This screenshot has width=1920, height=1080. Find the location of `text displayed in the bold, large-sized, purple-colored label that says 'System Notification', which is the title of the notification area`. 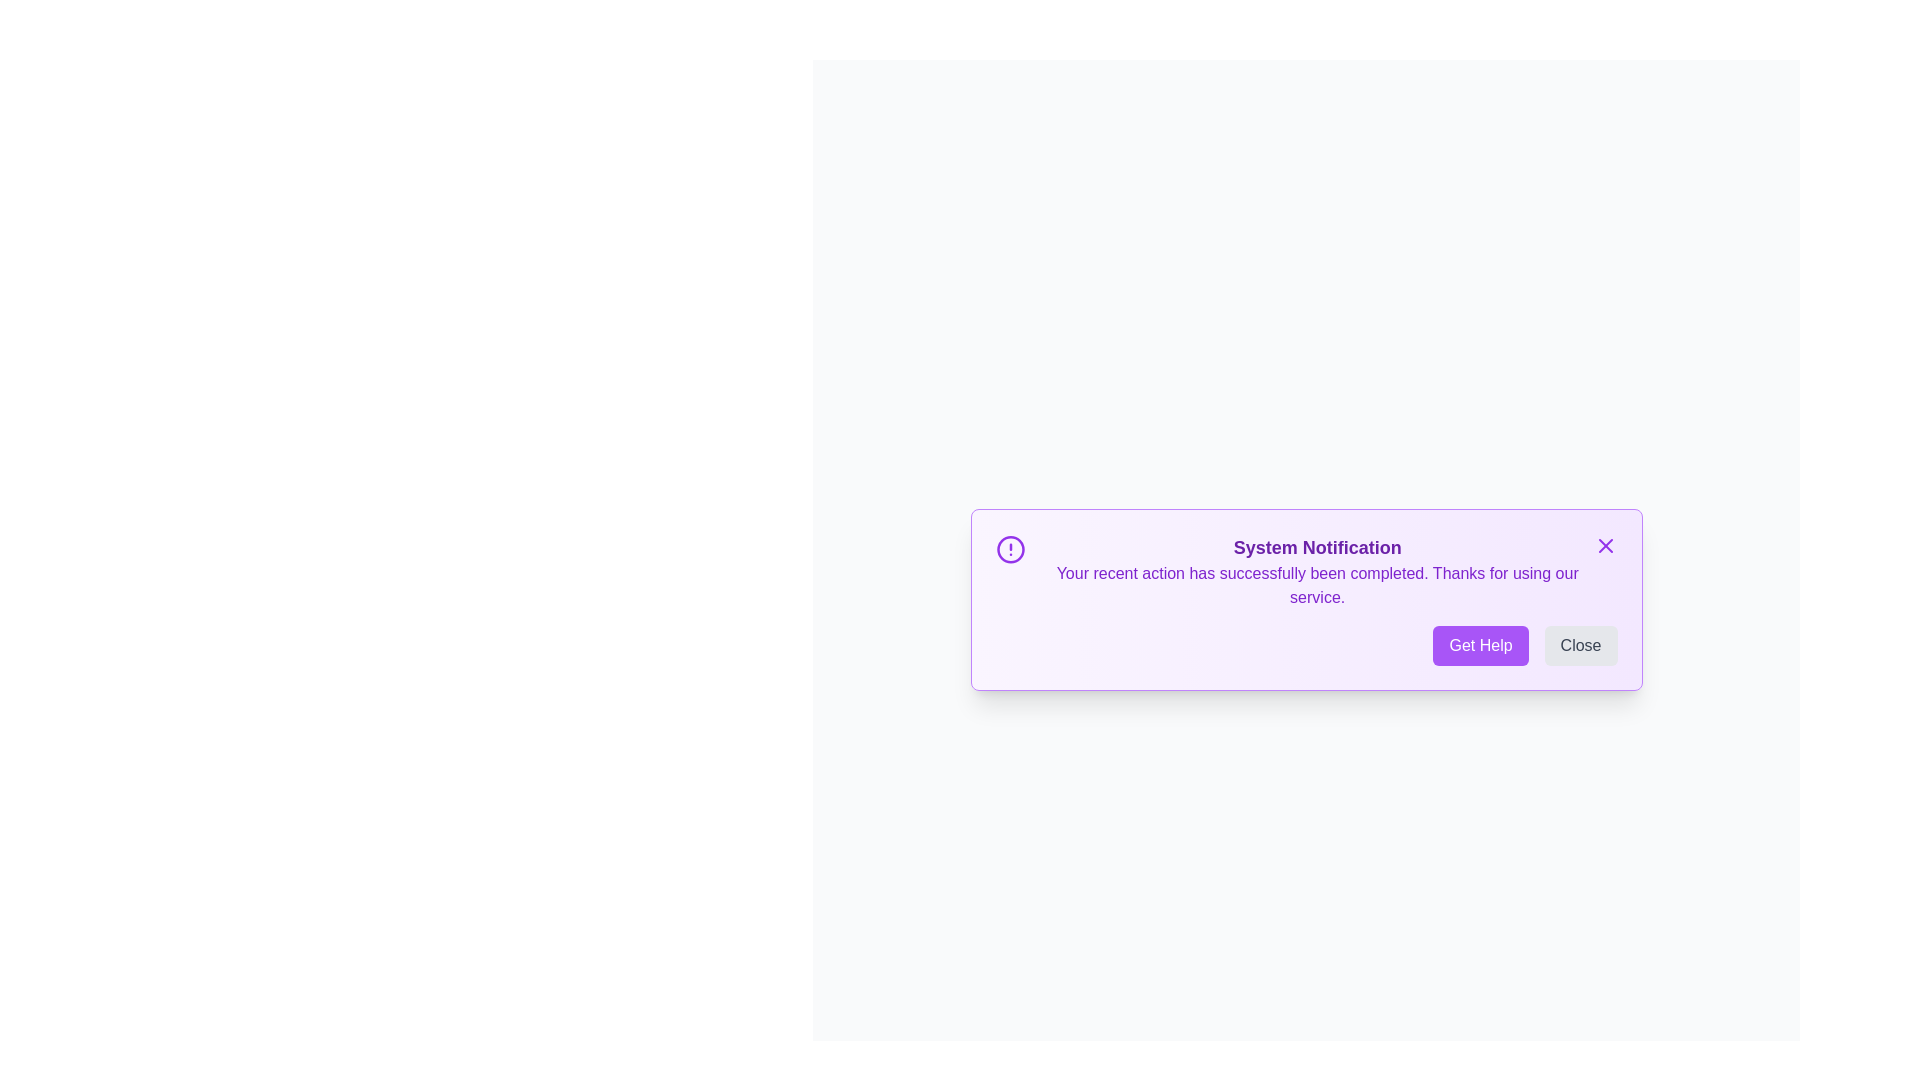

text displayed in the bold, large-sized, purple-colored label that says 'System Notification', which is the title of the notification area is located at coordinates (1317, 547).